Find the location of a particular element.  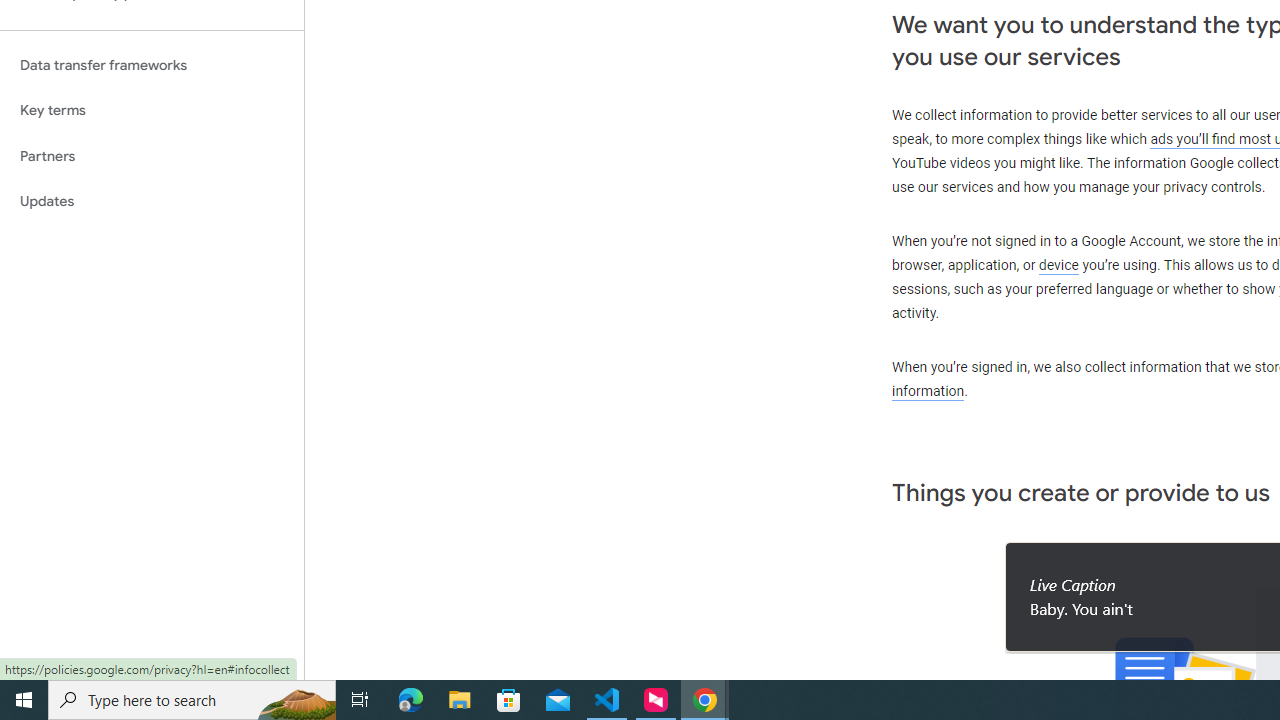

'Partners' is located at coordinates (151, 155).